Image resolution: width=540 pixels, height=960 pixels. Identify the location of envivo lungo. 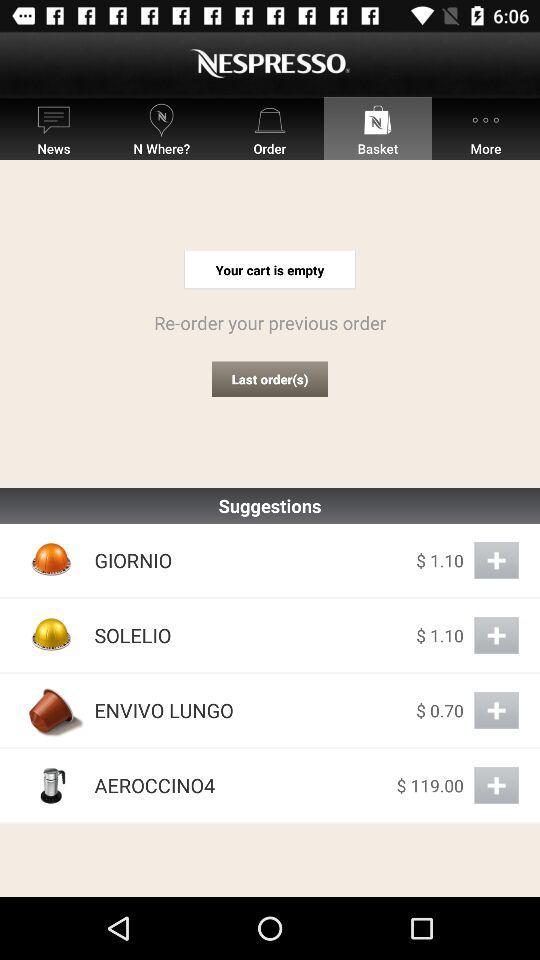
(495, 710).